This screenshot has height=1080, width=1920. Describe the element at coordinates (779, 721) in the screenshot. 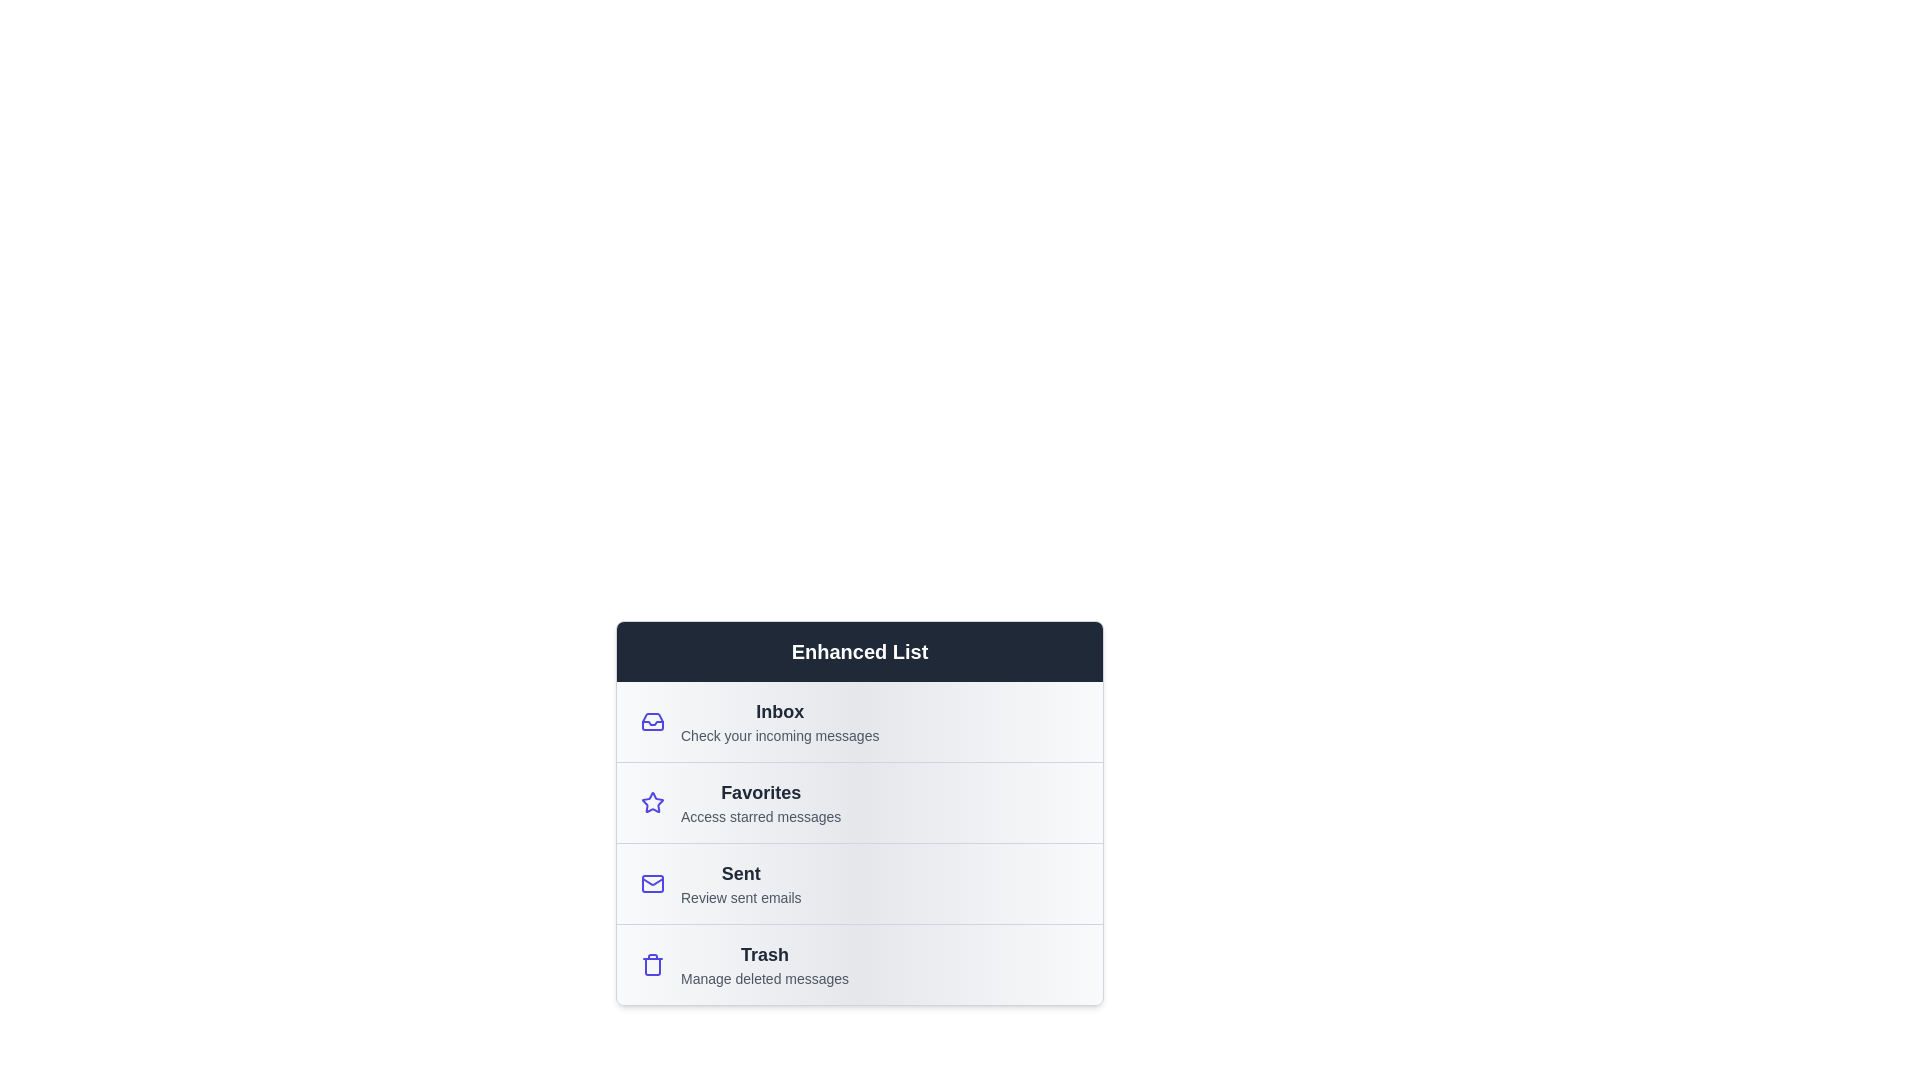

I see `the 'Inbox' textual label located beneath the 'Enhanced List' section` at that location.